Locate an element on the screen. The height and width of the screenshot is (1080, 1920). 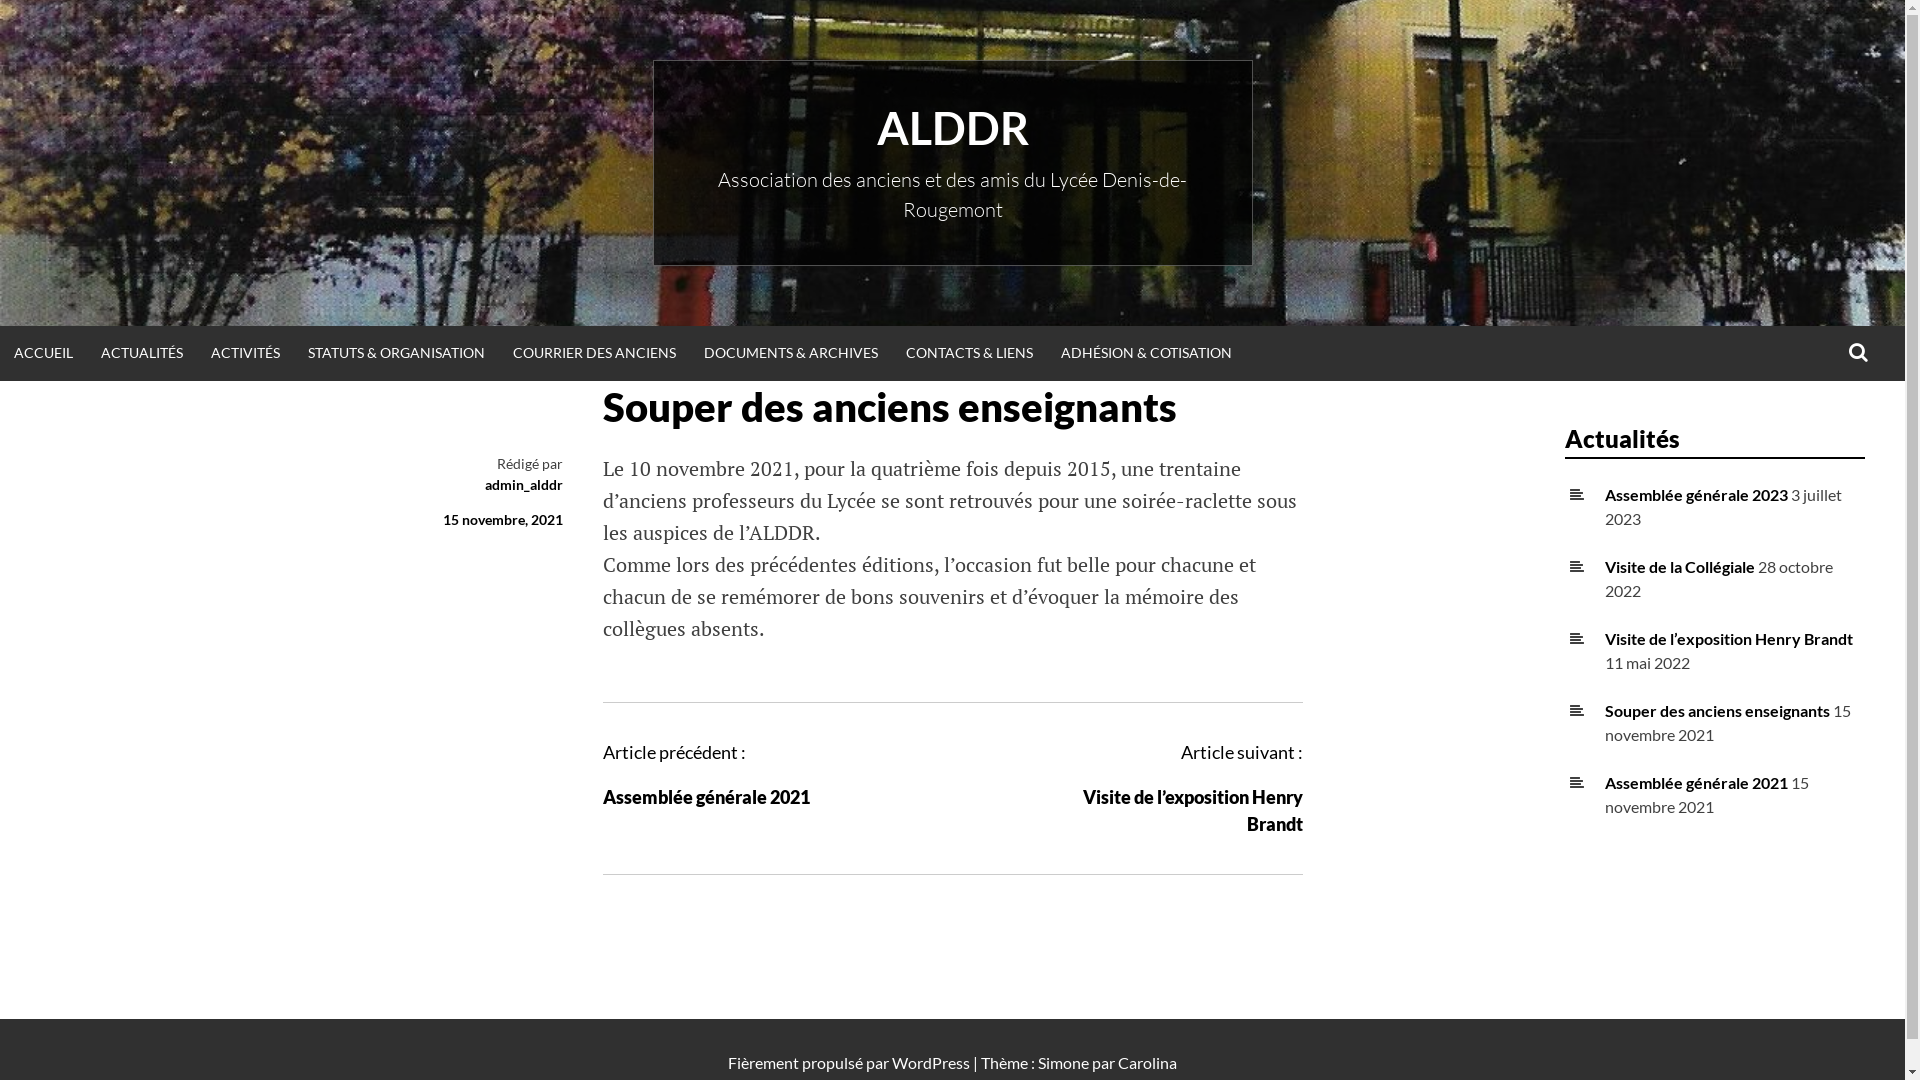
'ALDDR' is located at coordinates (950, 127).